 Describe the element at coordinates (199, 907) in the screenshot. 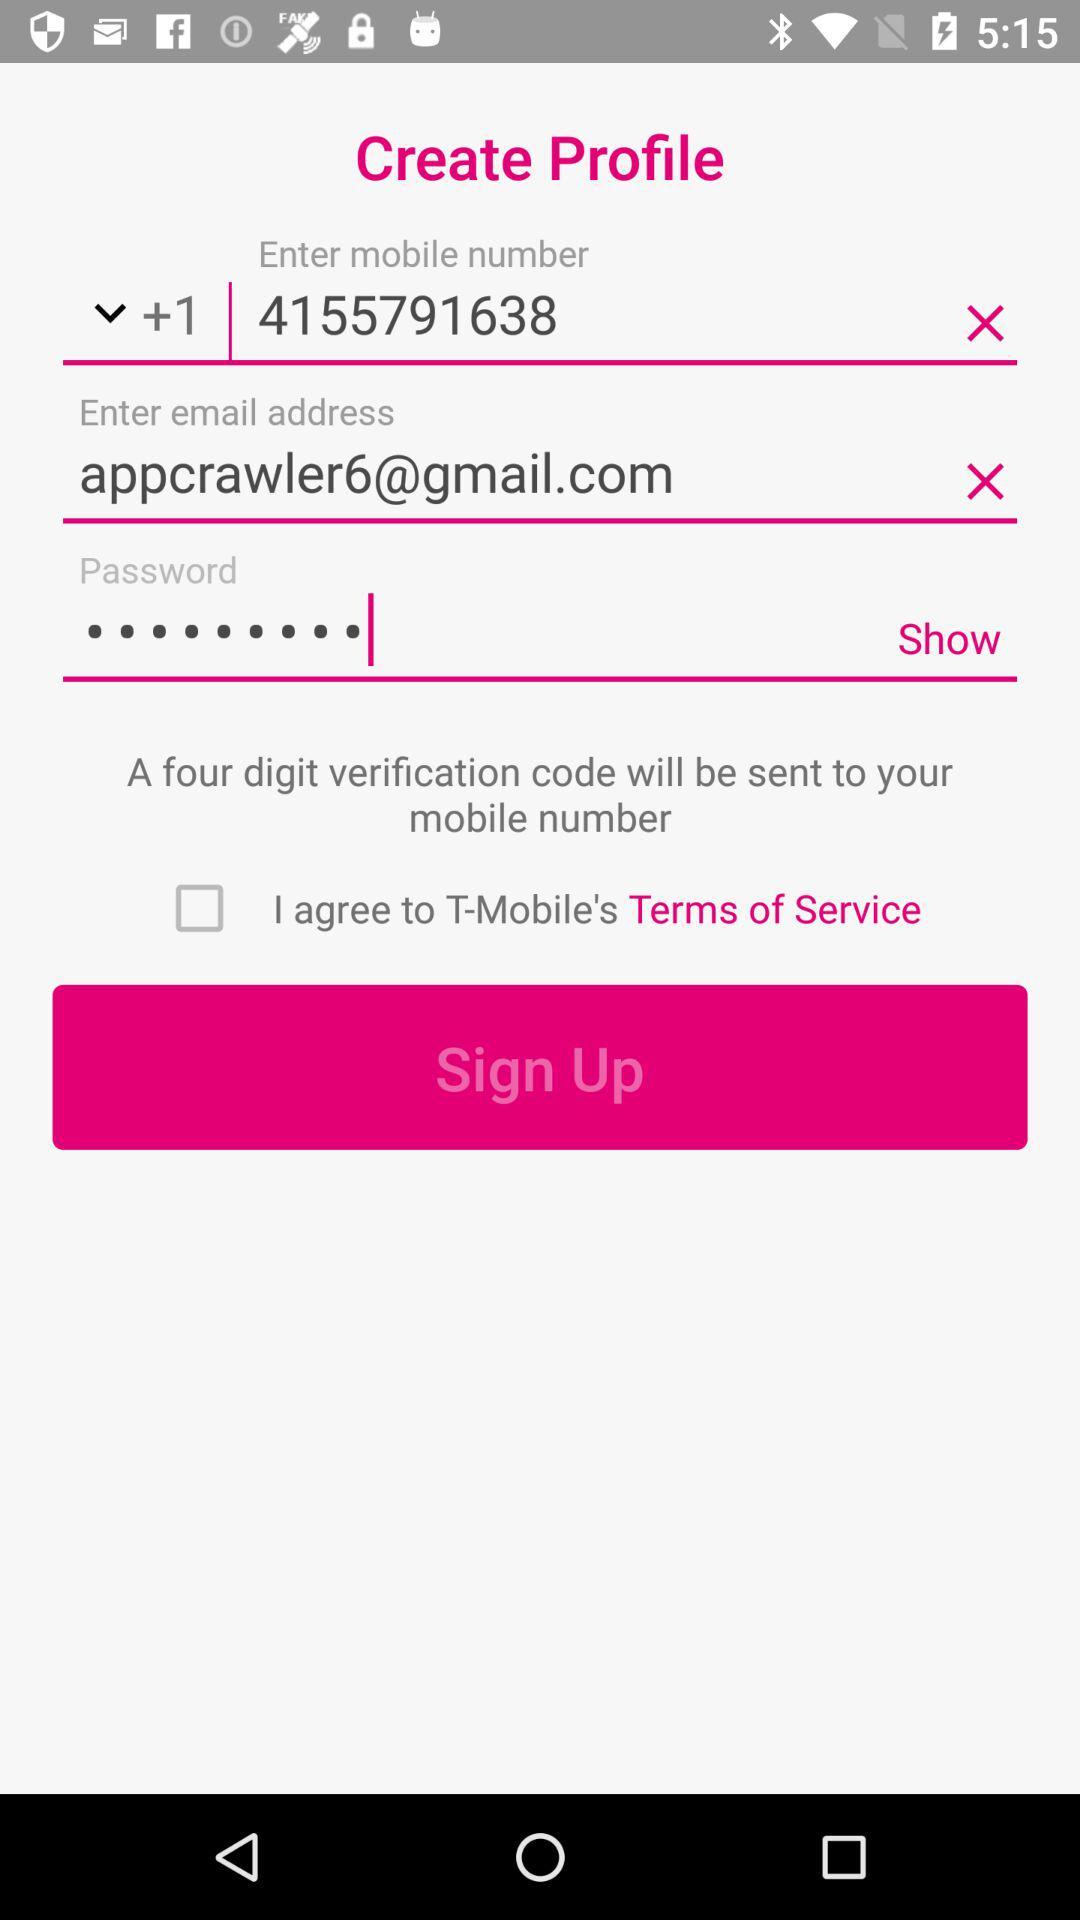

I see `checkbox` at that location.